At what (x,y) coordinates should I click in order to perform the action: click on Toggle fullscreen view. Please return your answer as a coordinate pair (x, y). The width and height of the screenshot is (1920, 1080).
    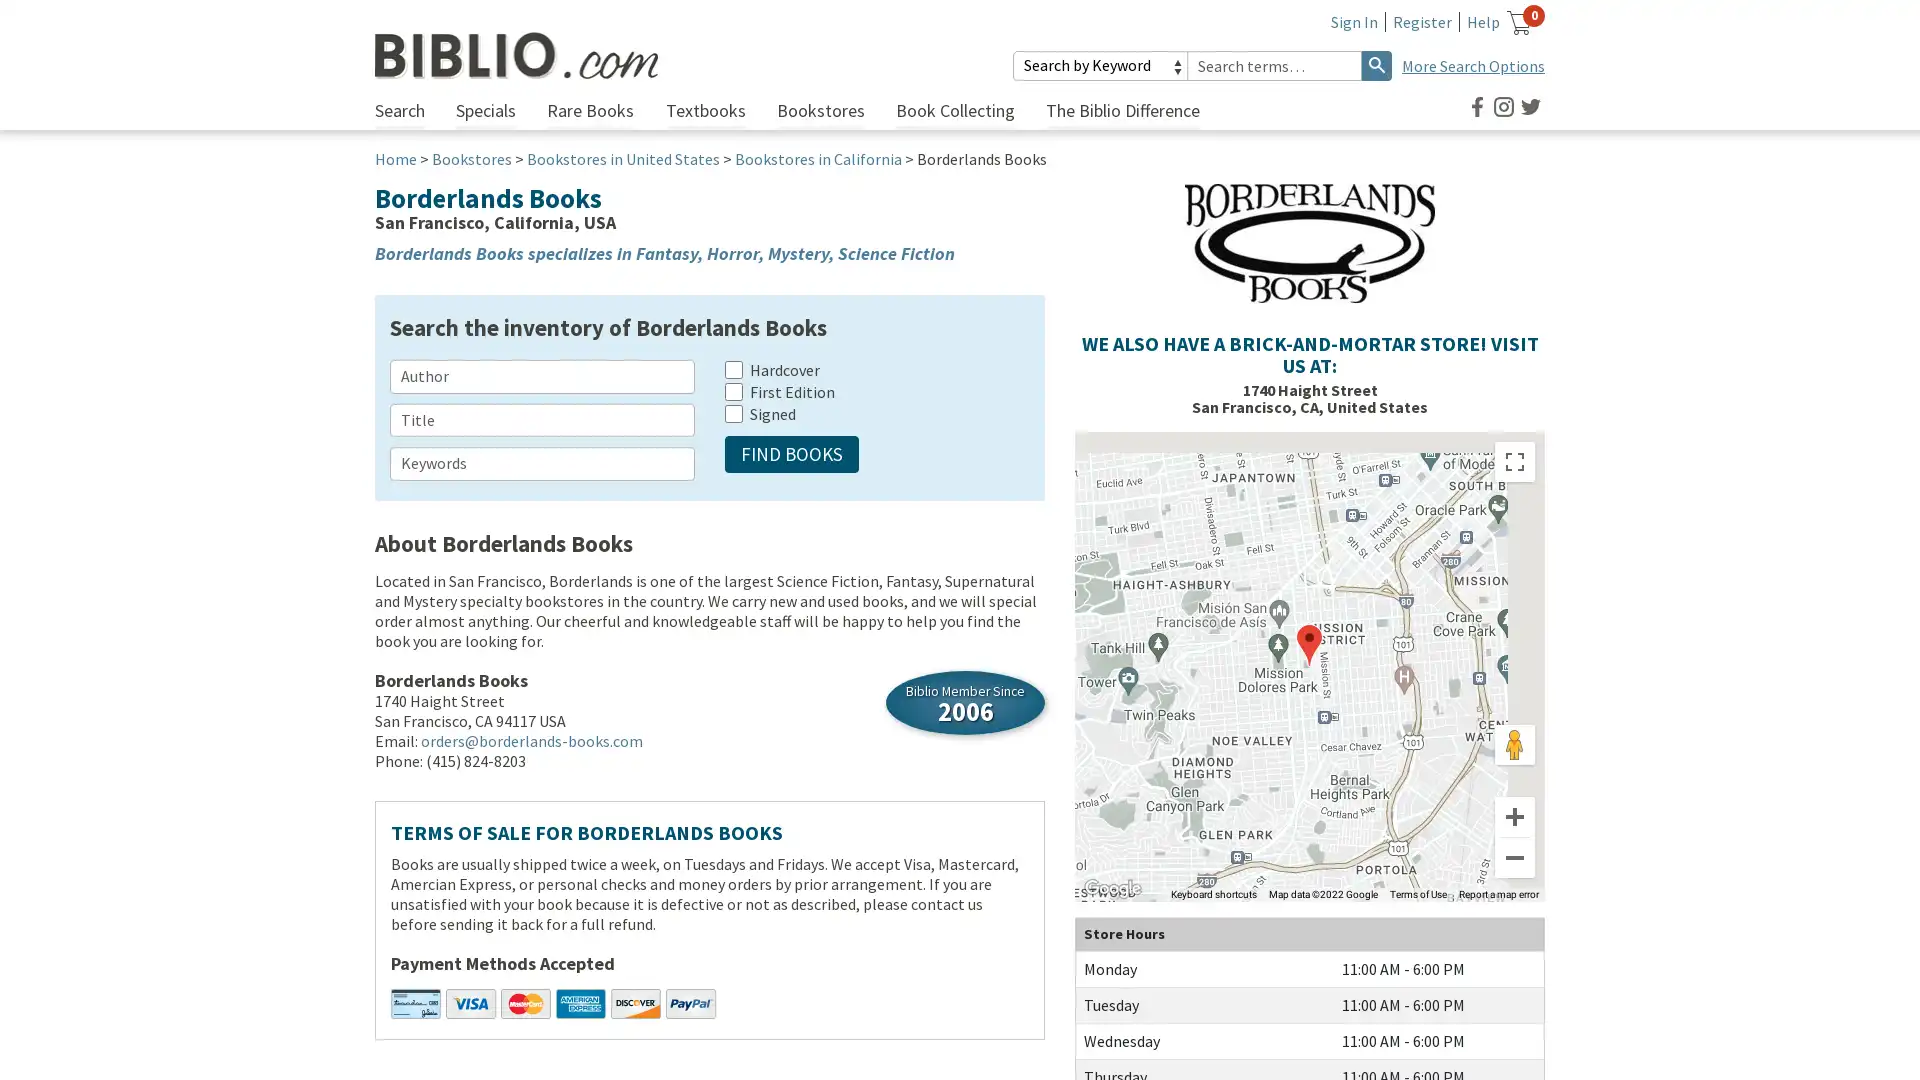
    Looking at the image, I should click on (1515, 462).